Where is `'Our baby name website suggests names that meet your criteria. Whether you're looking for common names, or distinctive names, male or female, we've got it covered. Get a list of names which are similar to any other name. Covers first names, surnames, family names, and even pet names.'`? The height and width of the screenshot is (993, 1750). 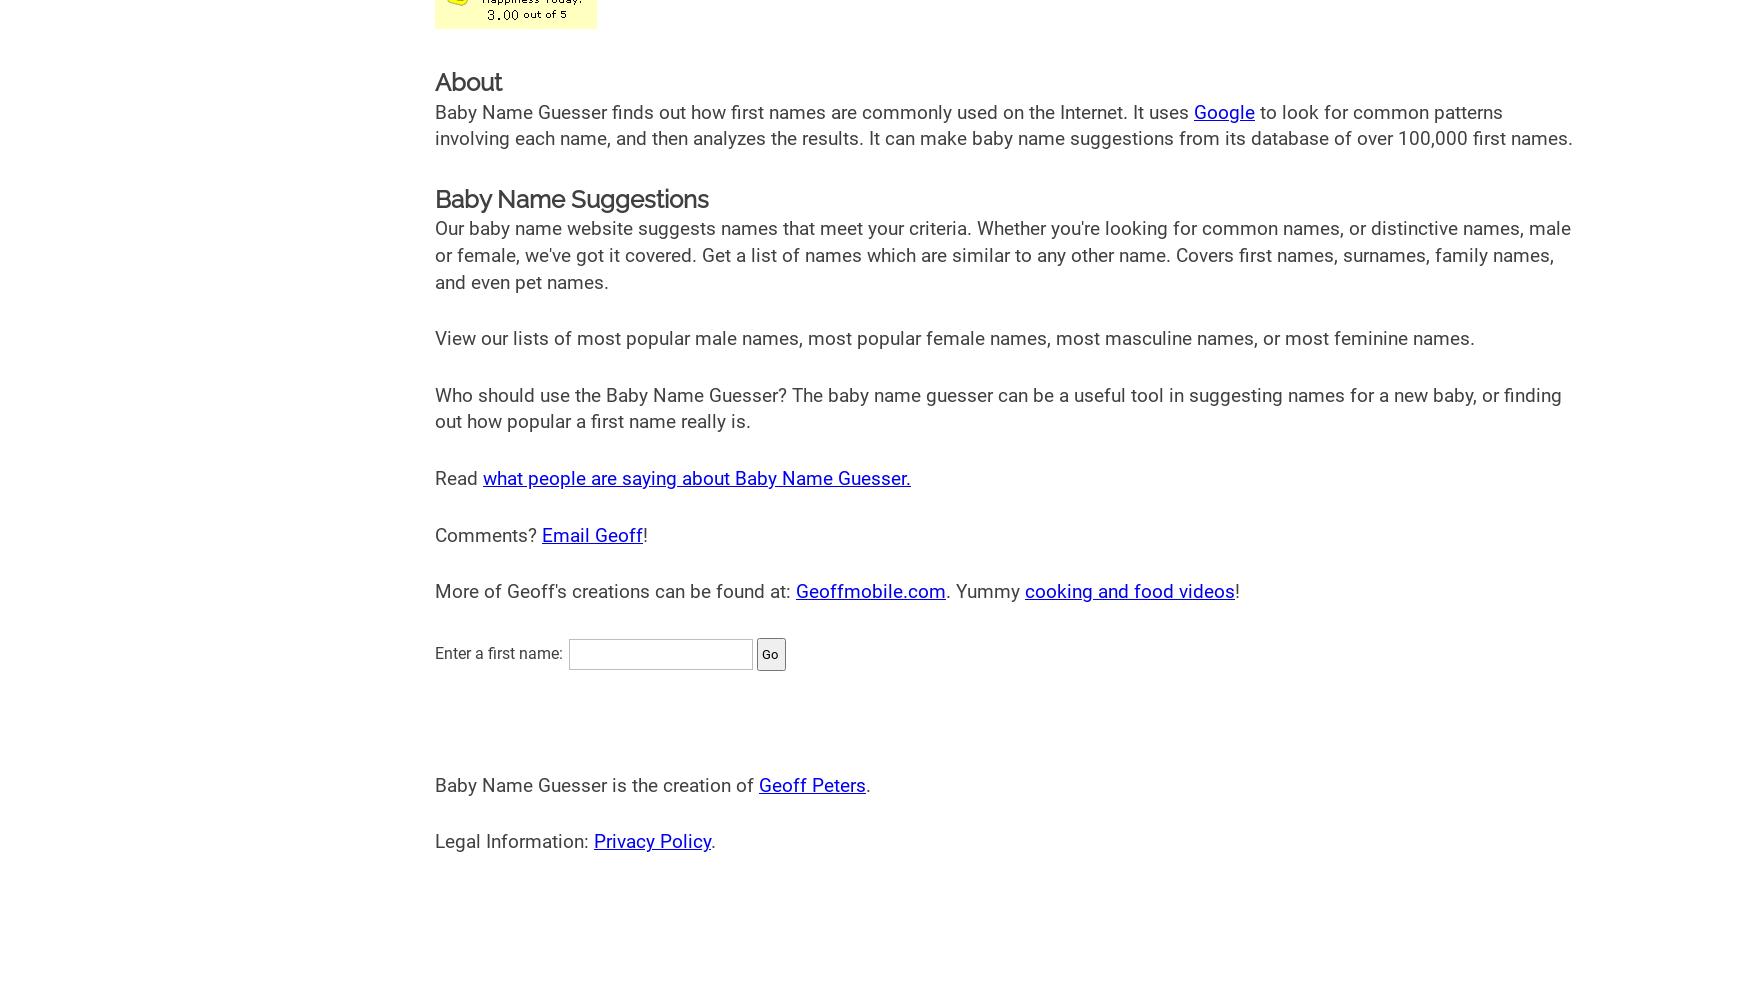 'Our baby name website suggests names that meet your criteria. Whether you're looking for common names, or distinctive names, male or female, we've got it covered. Get a list of names which are similar to any other name. Covers first names, surnames, family names, and even pet names.' is located at coordinates (1001, 254).